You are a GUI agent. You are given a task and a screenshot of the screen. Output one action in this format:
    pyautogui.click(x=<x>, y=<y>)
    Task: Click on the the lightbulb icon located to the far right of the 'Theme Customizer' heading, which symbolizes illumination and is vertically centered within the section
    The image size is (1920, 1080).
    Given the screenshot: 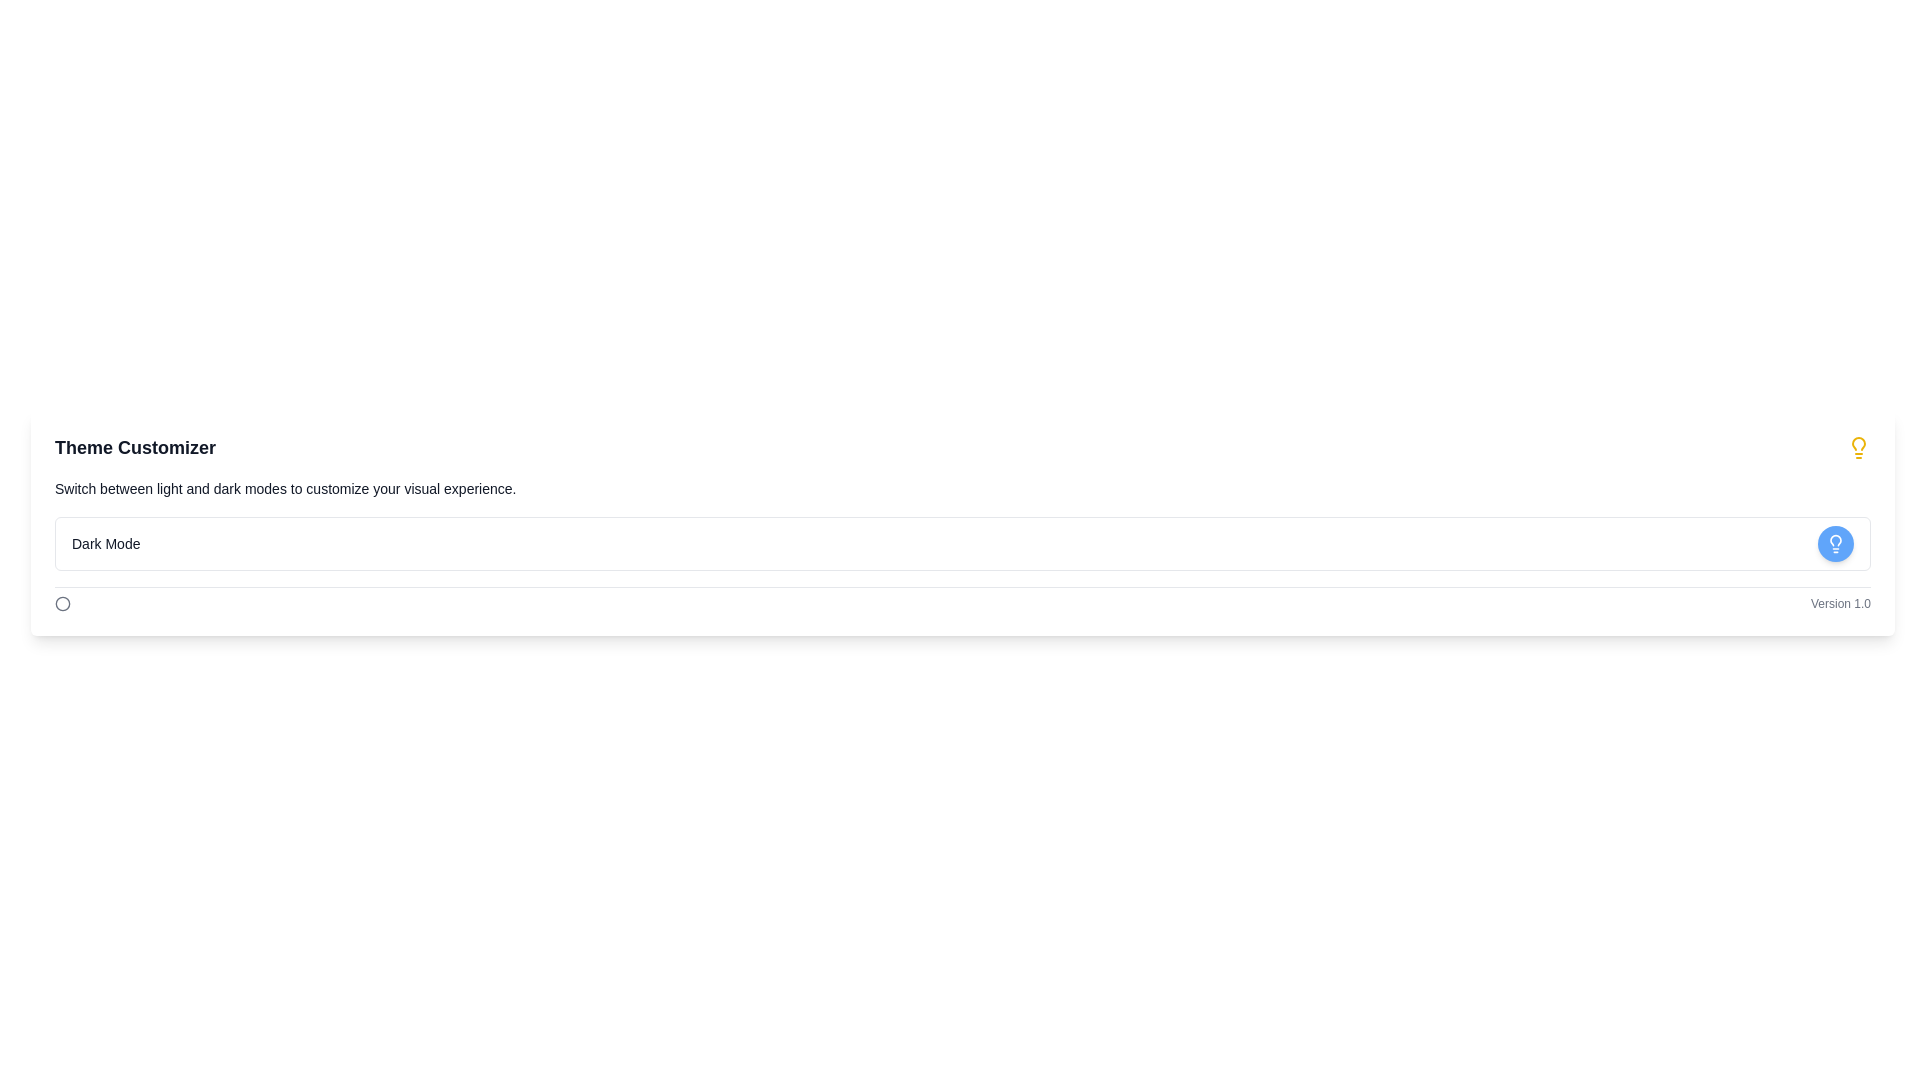 What is the action you would take?
    pyautogui.click(x=1857, y=446)
    